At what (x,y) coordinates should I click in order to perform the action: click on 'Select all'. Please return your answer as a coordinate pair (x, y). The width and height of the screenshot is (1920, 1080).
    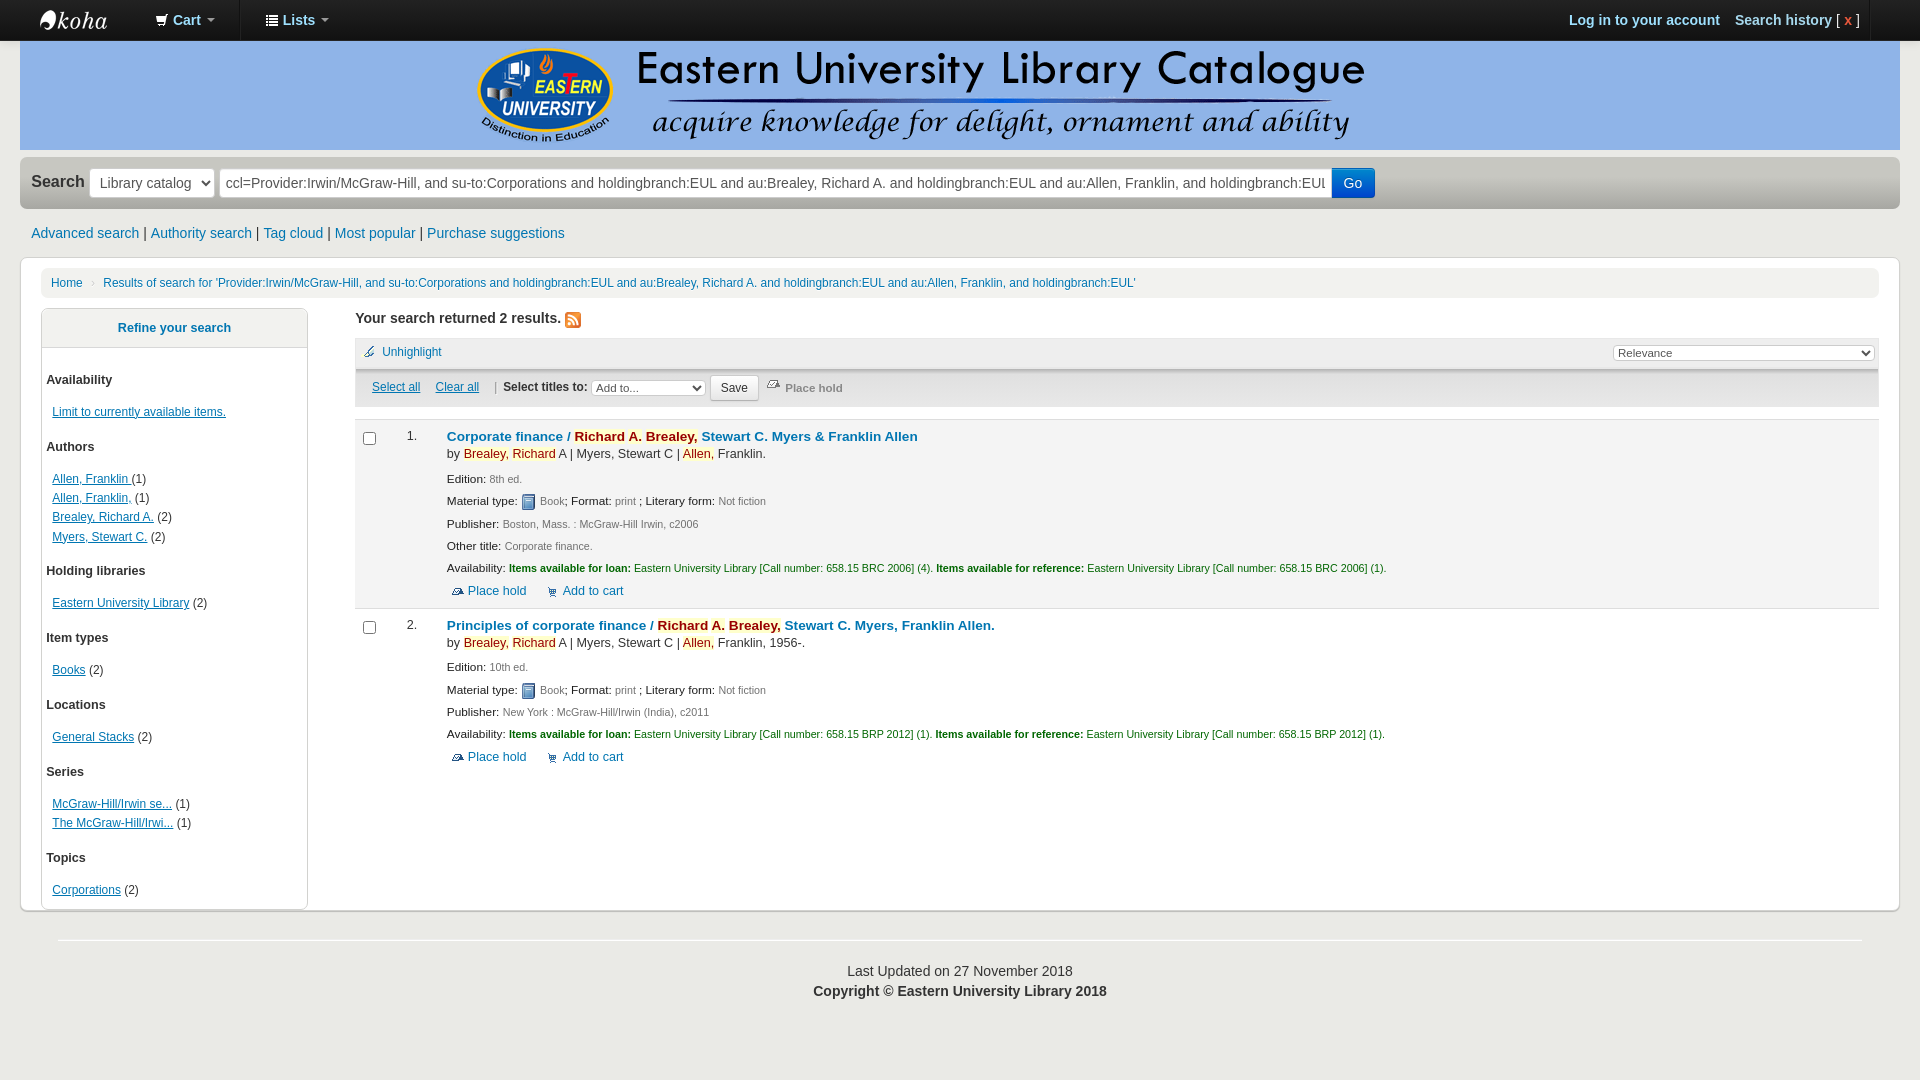
    Looking at the image, I should click on (395, 386).